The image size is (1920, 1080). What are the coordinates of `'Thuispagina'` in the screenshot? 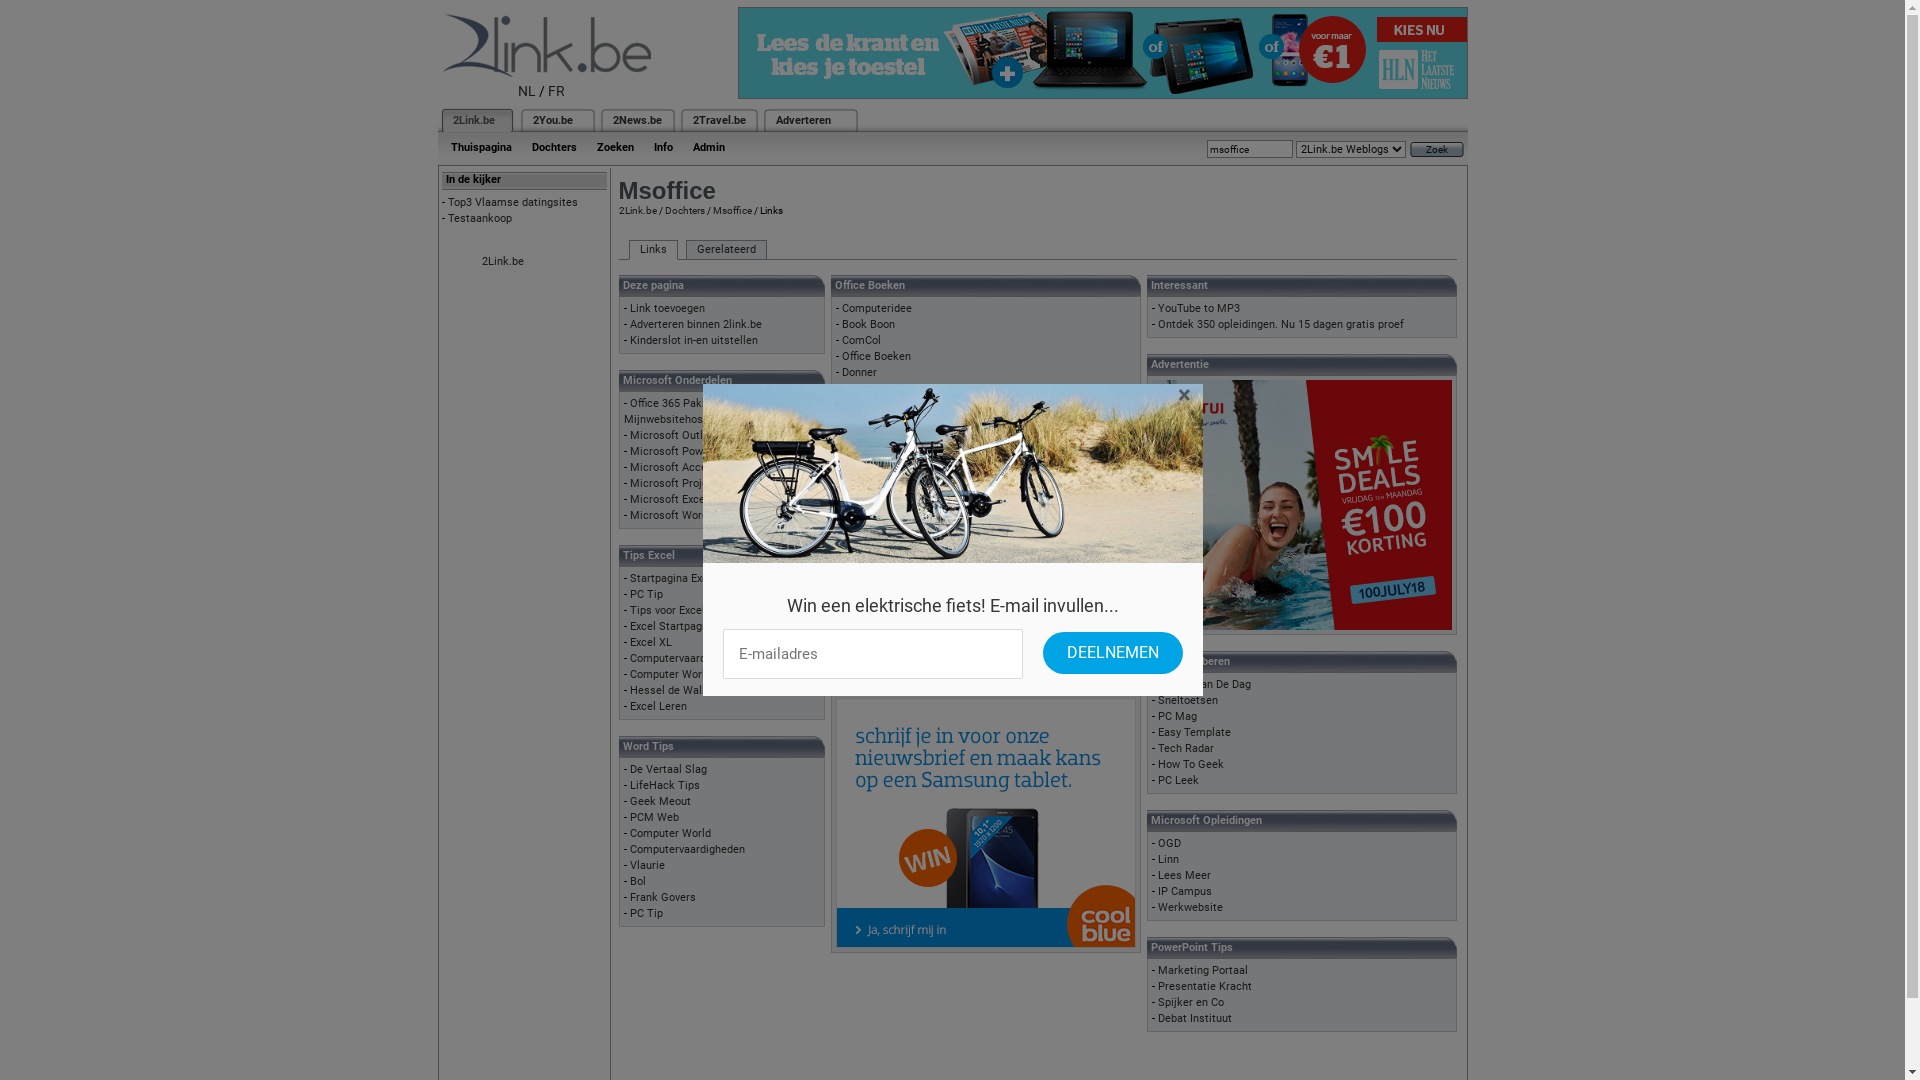 It's located at (480, 146).